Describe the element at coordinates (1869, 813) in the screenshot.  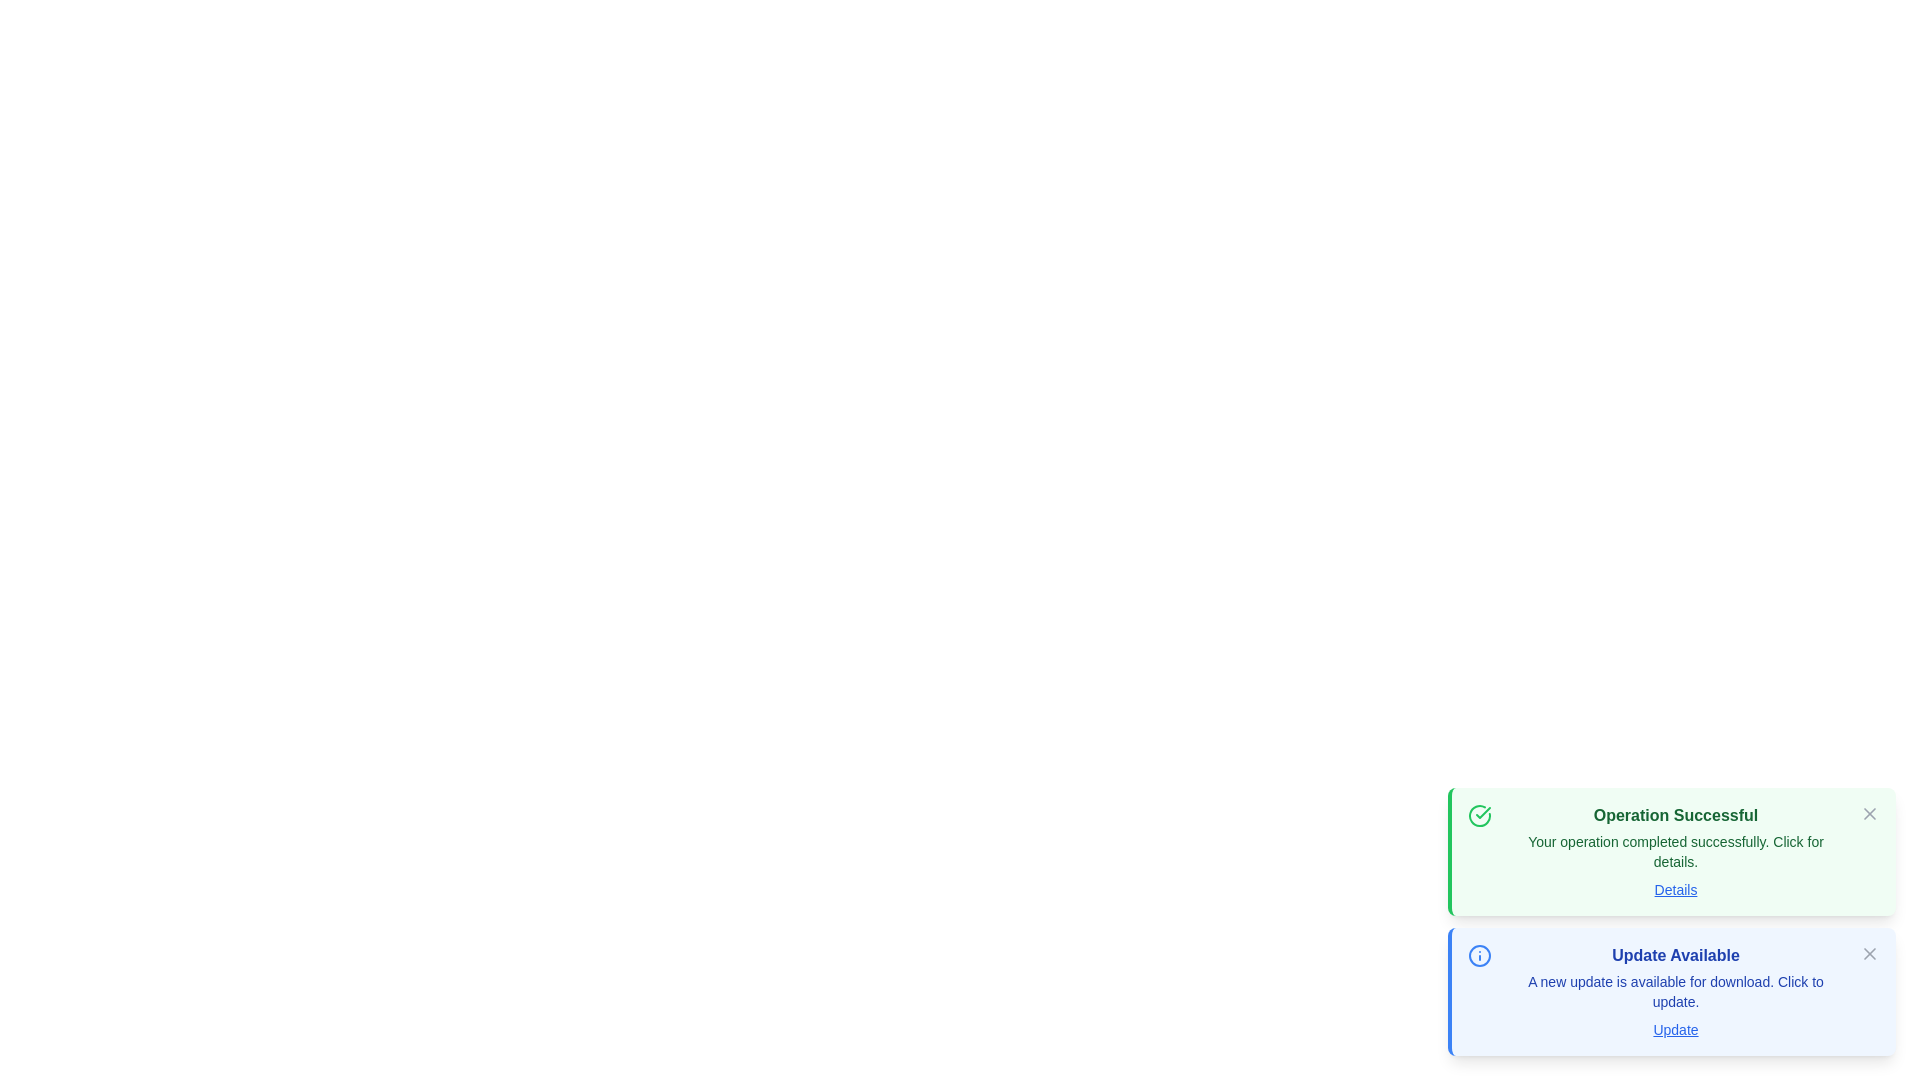
I see `the close icon located in the top-right corner of the green notification panel labeled 'Operation Successful'` at that location.